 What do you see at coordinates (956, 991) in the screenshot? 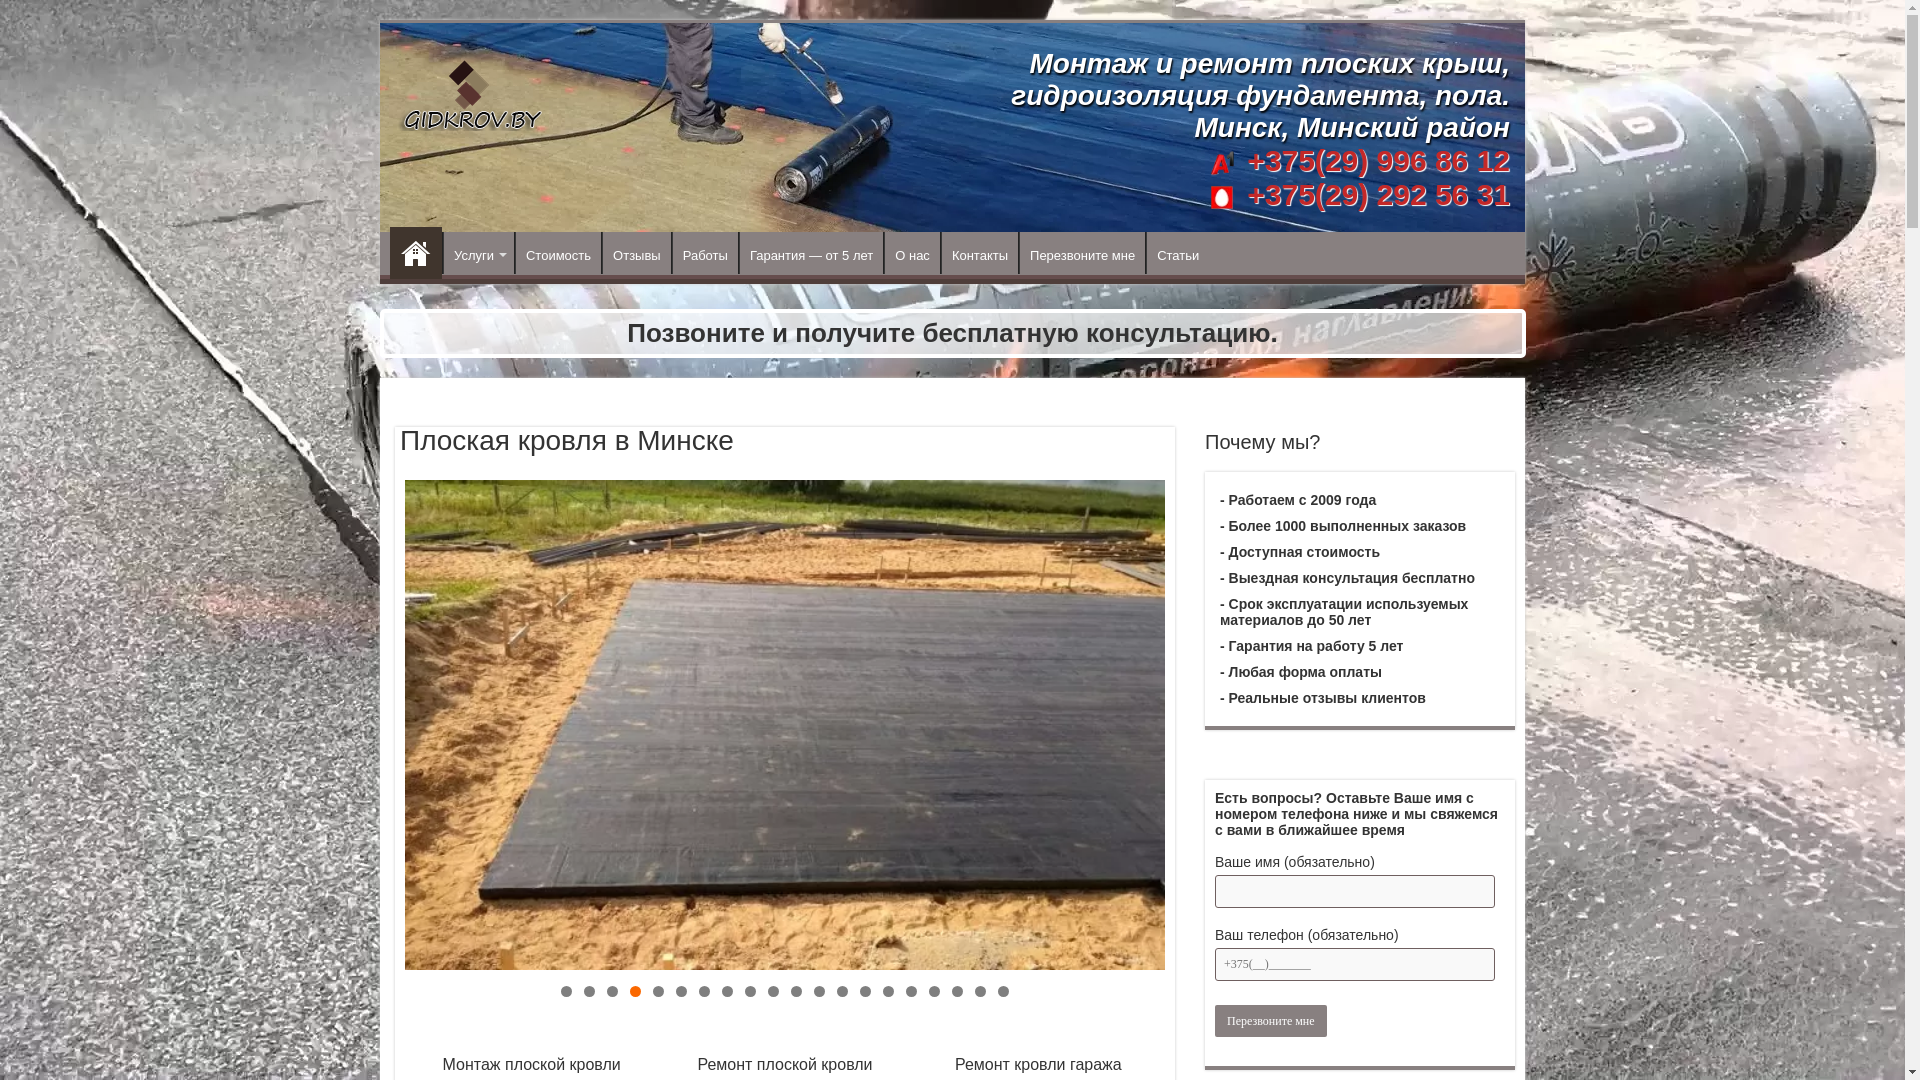
I see `'18'` at bounding box center [956, 991].